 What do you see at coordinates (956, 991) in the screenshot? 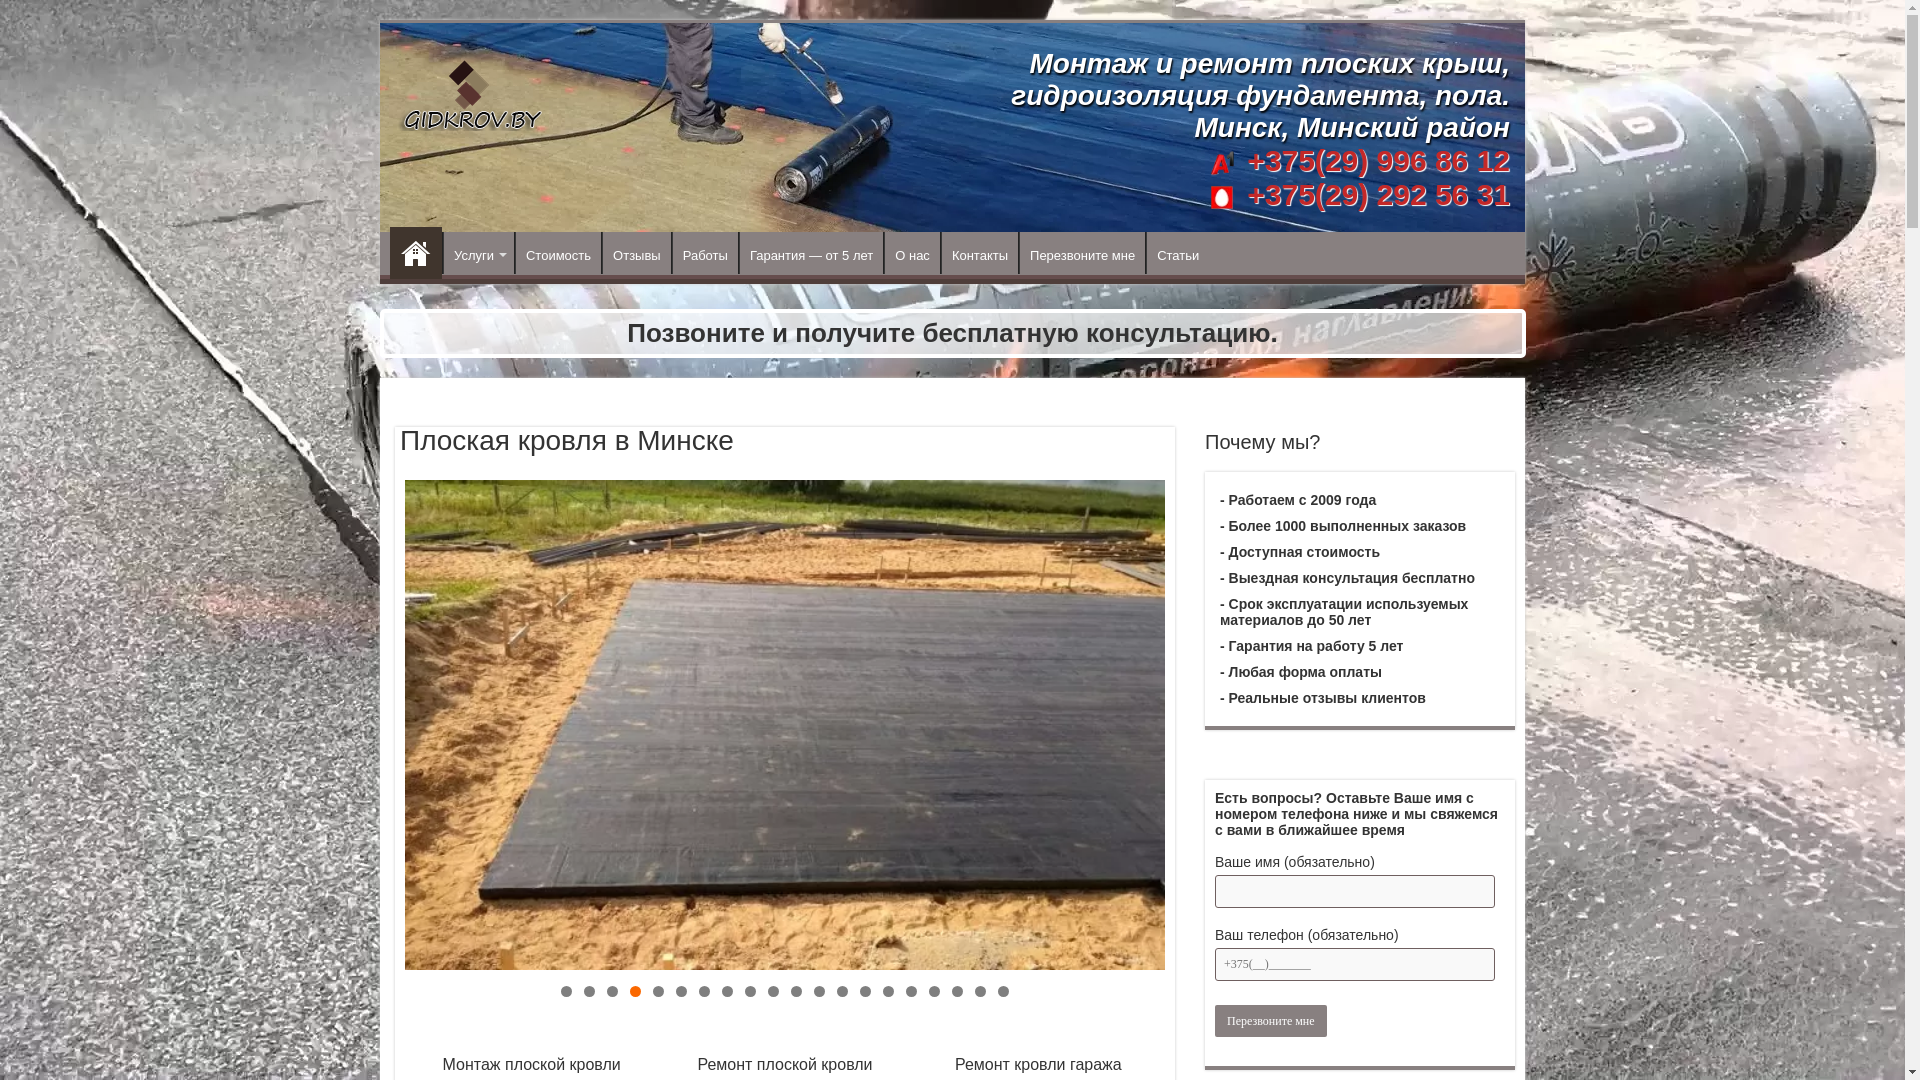
I see `'18'` at bounding box center [956, 991].